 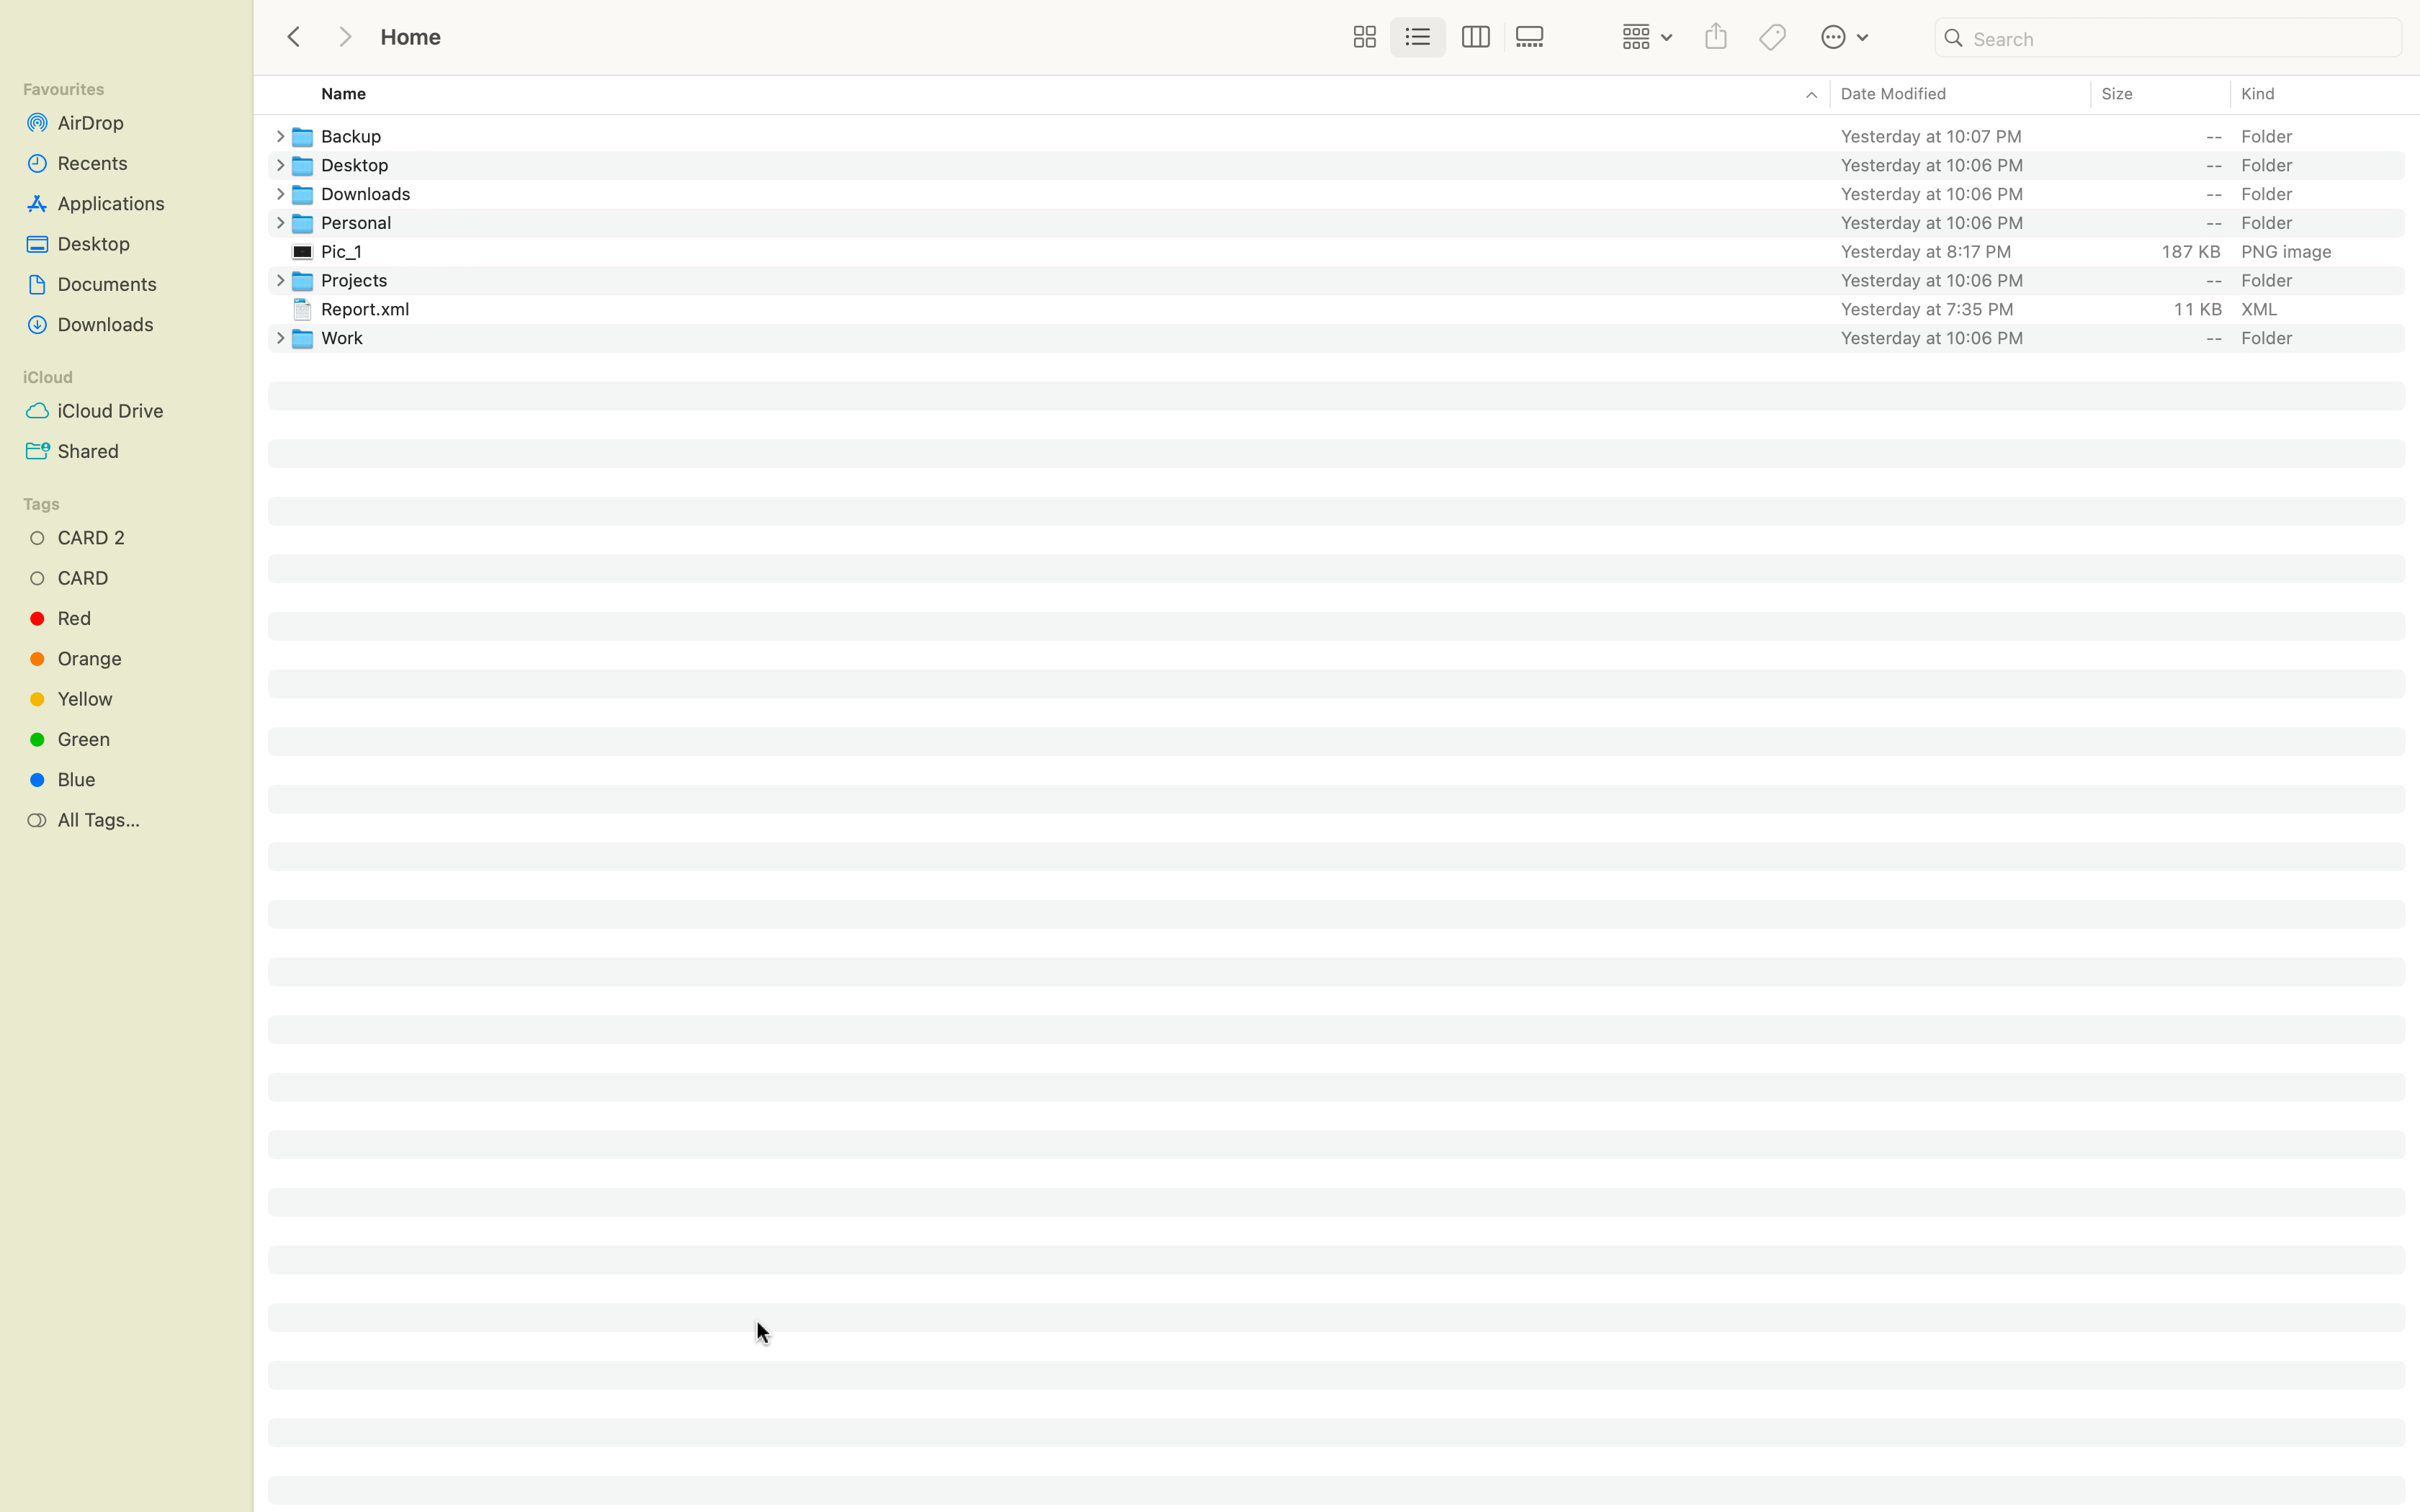 What do you see at coordinates (1041, 95) in the screenshot?
I see `Organize the files by name in descending sequence` at bounding box center [1041, 95].